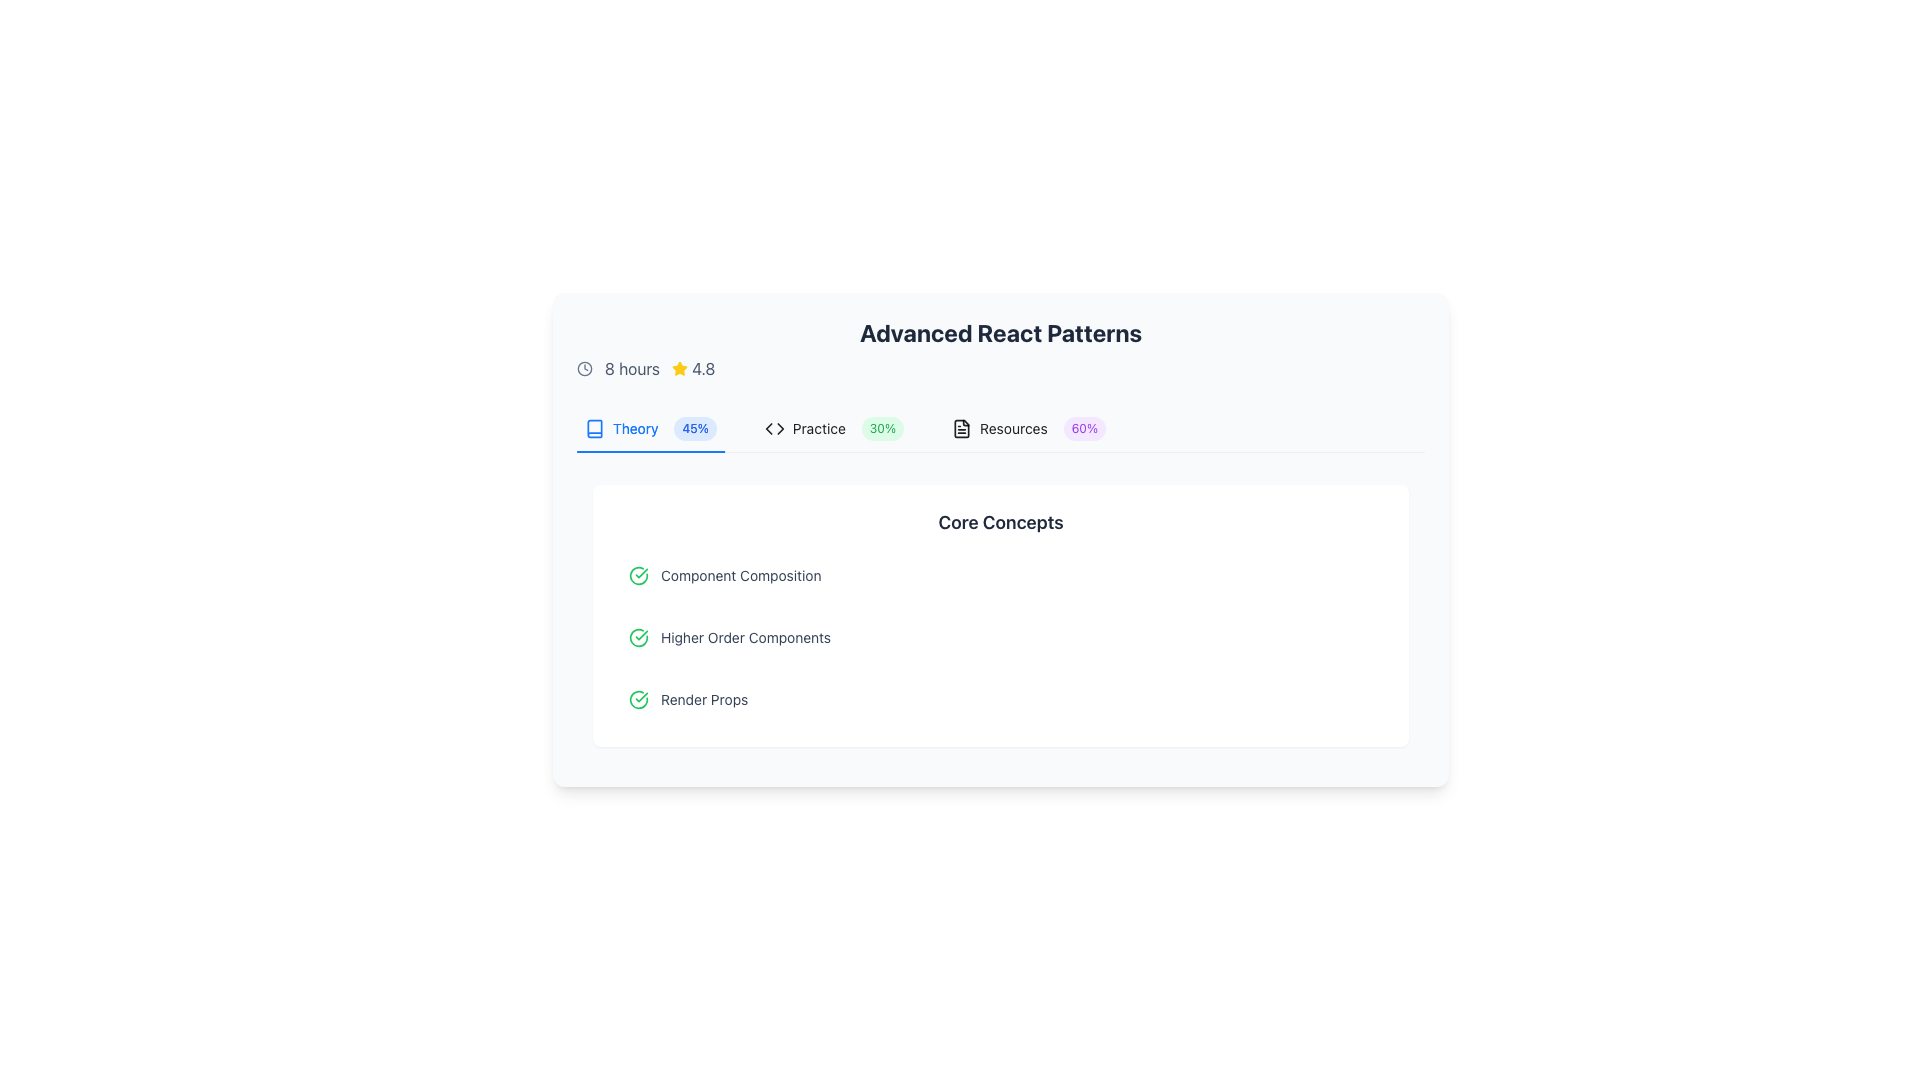  I want to click on the 'Practice 30%' tab, which features an icon resembling code brackets and a green badge indicating '30%', so click(834, 427).